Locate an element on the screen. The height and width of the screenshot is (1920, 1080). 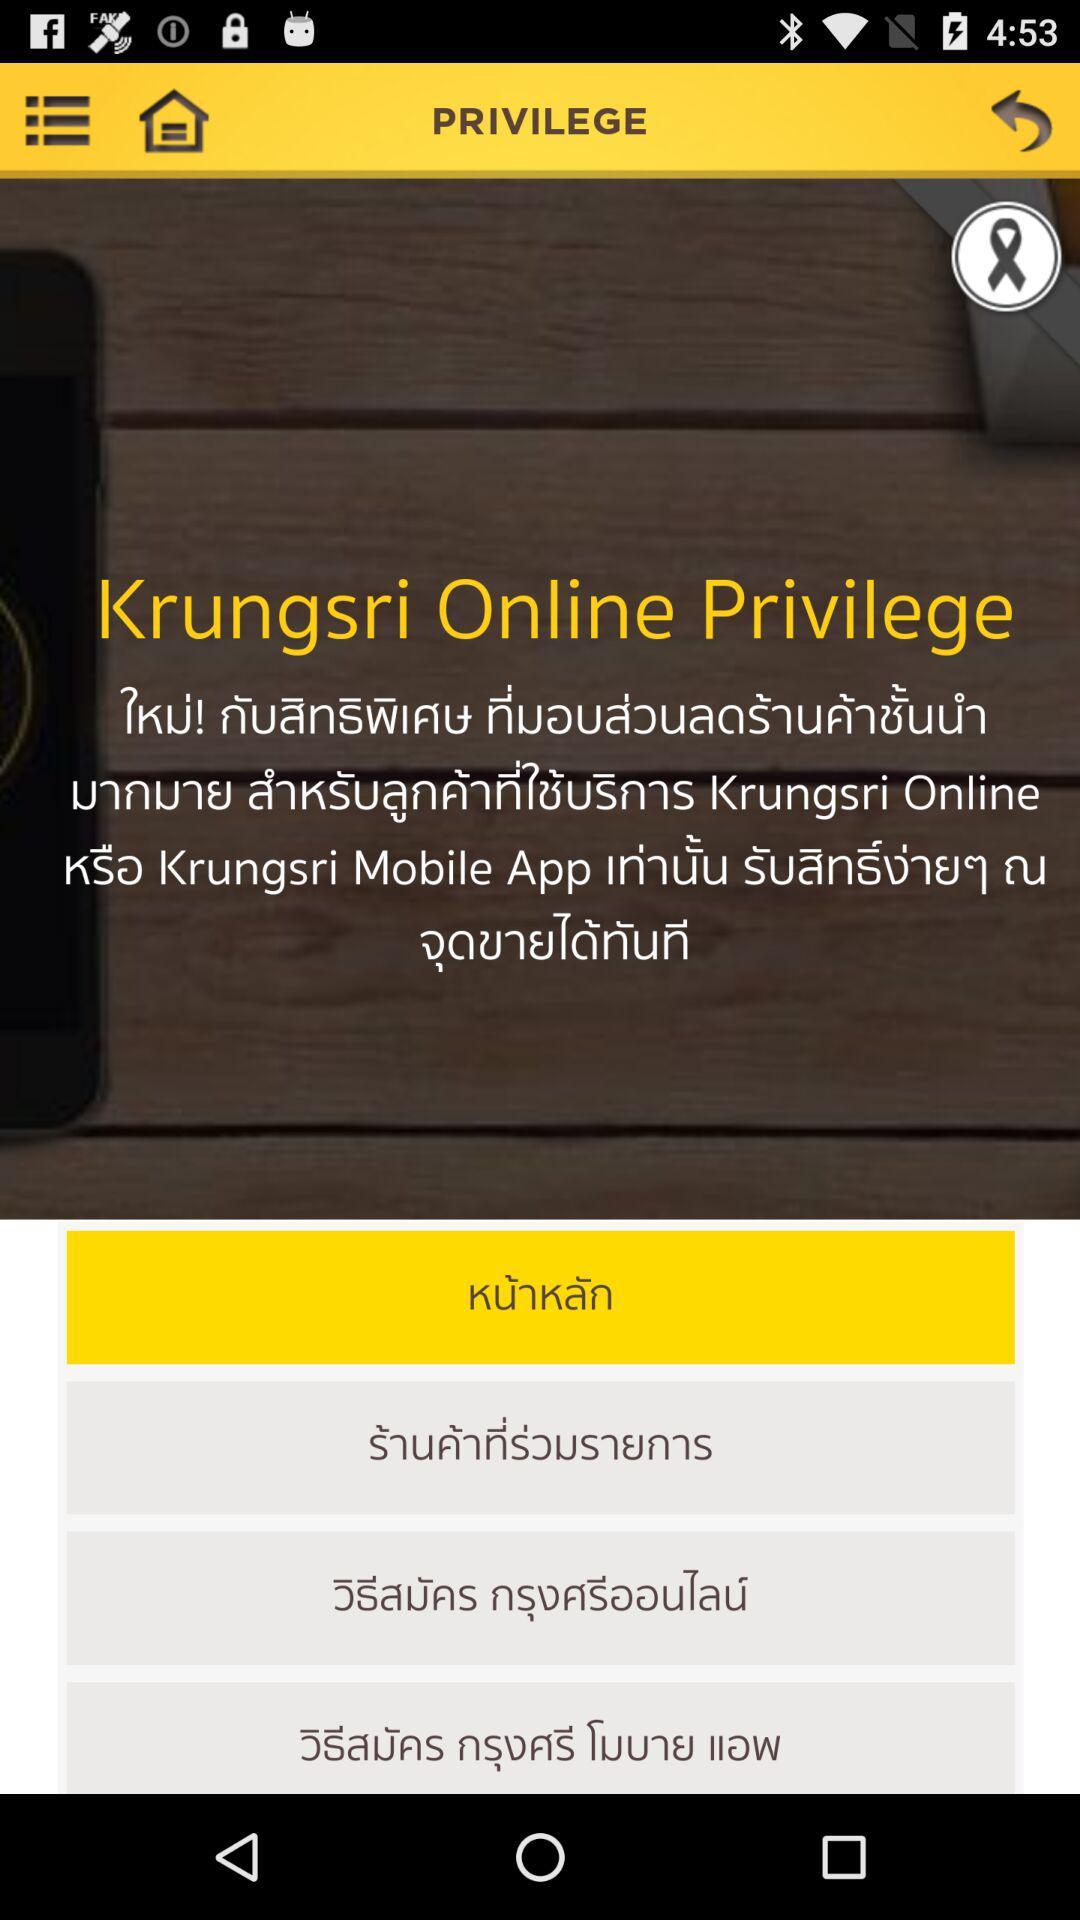
menu button is located at coordinates (56, 119).